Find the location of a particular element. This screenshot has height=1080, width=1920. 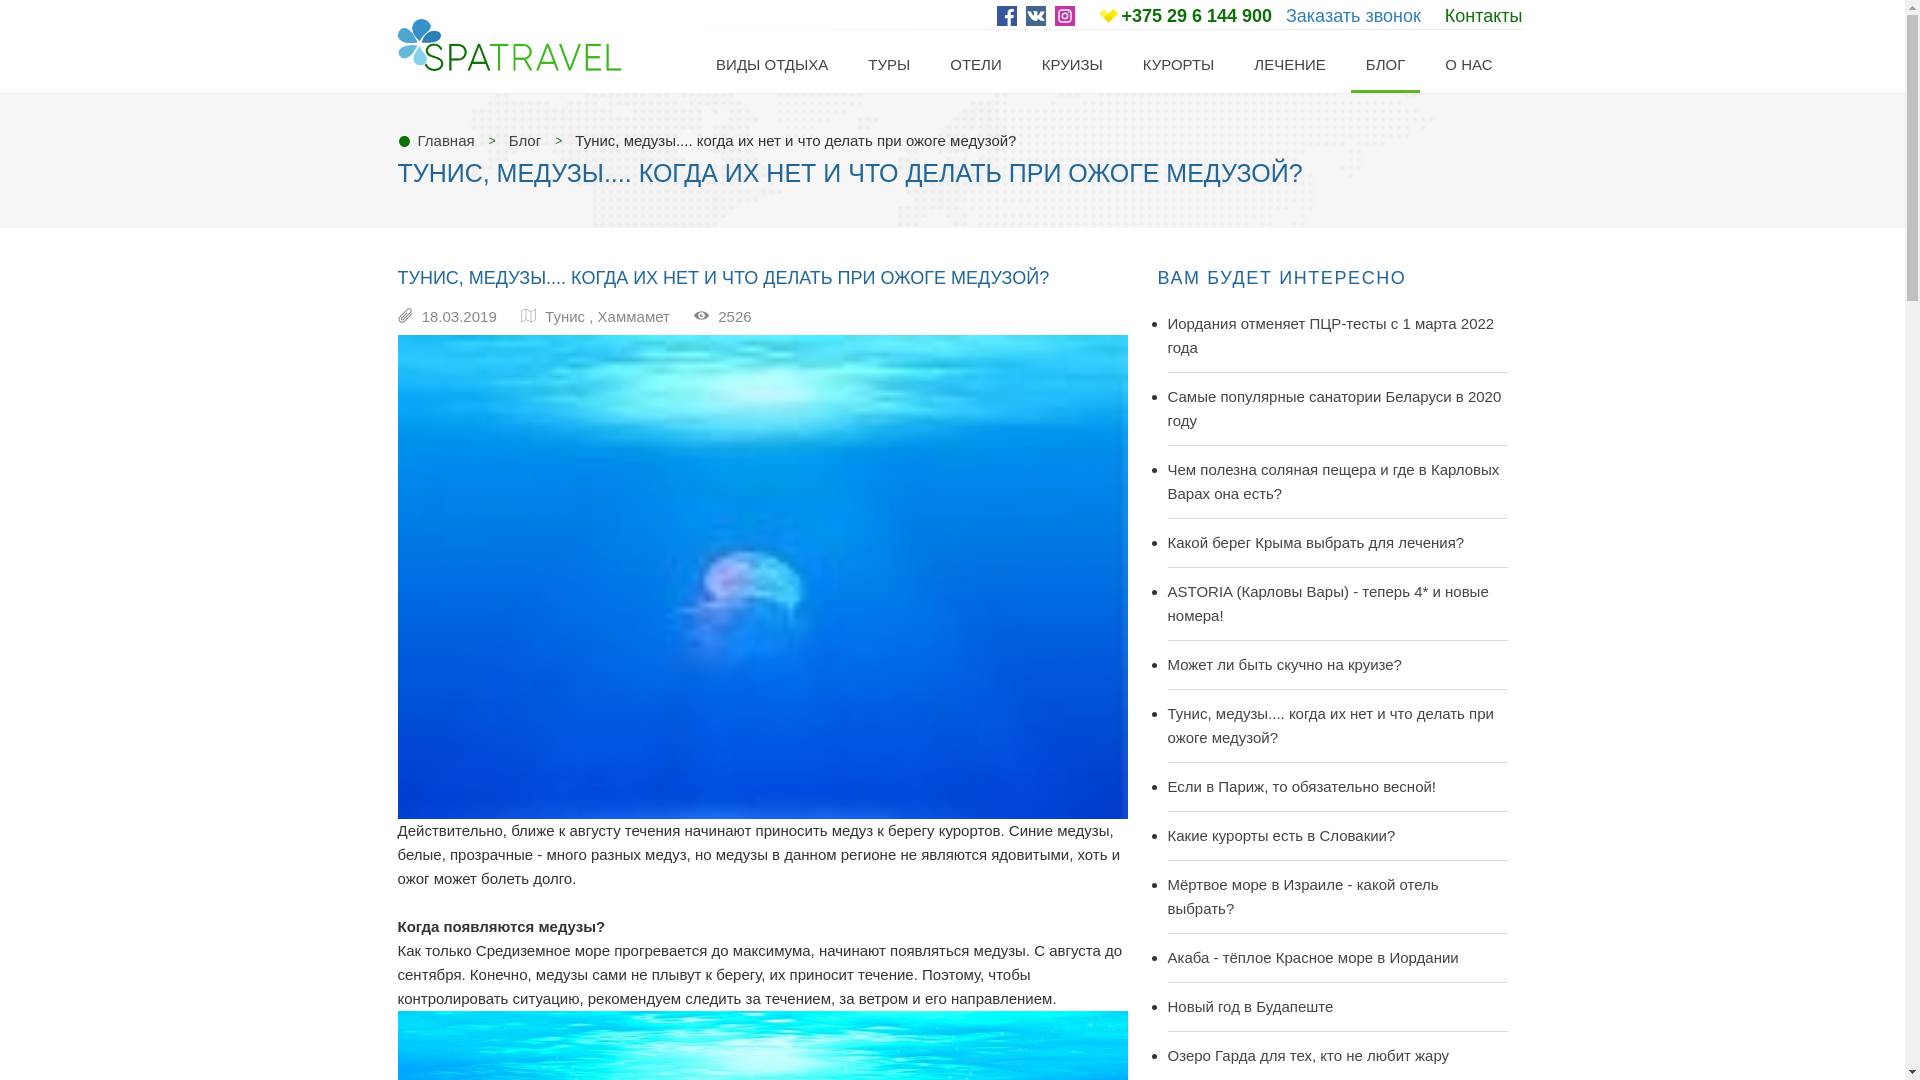

'+375 29 6 144 900' is located at coordinates (1121, 15).